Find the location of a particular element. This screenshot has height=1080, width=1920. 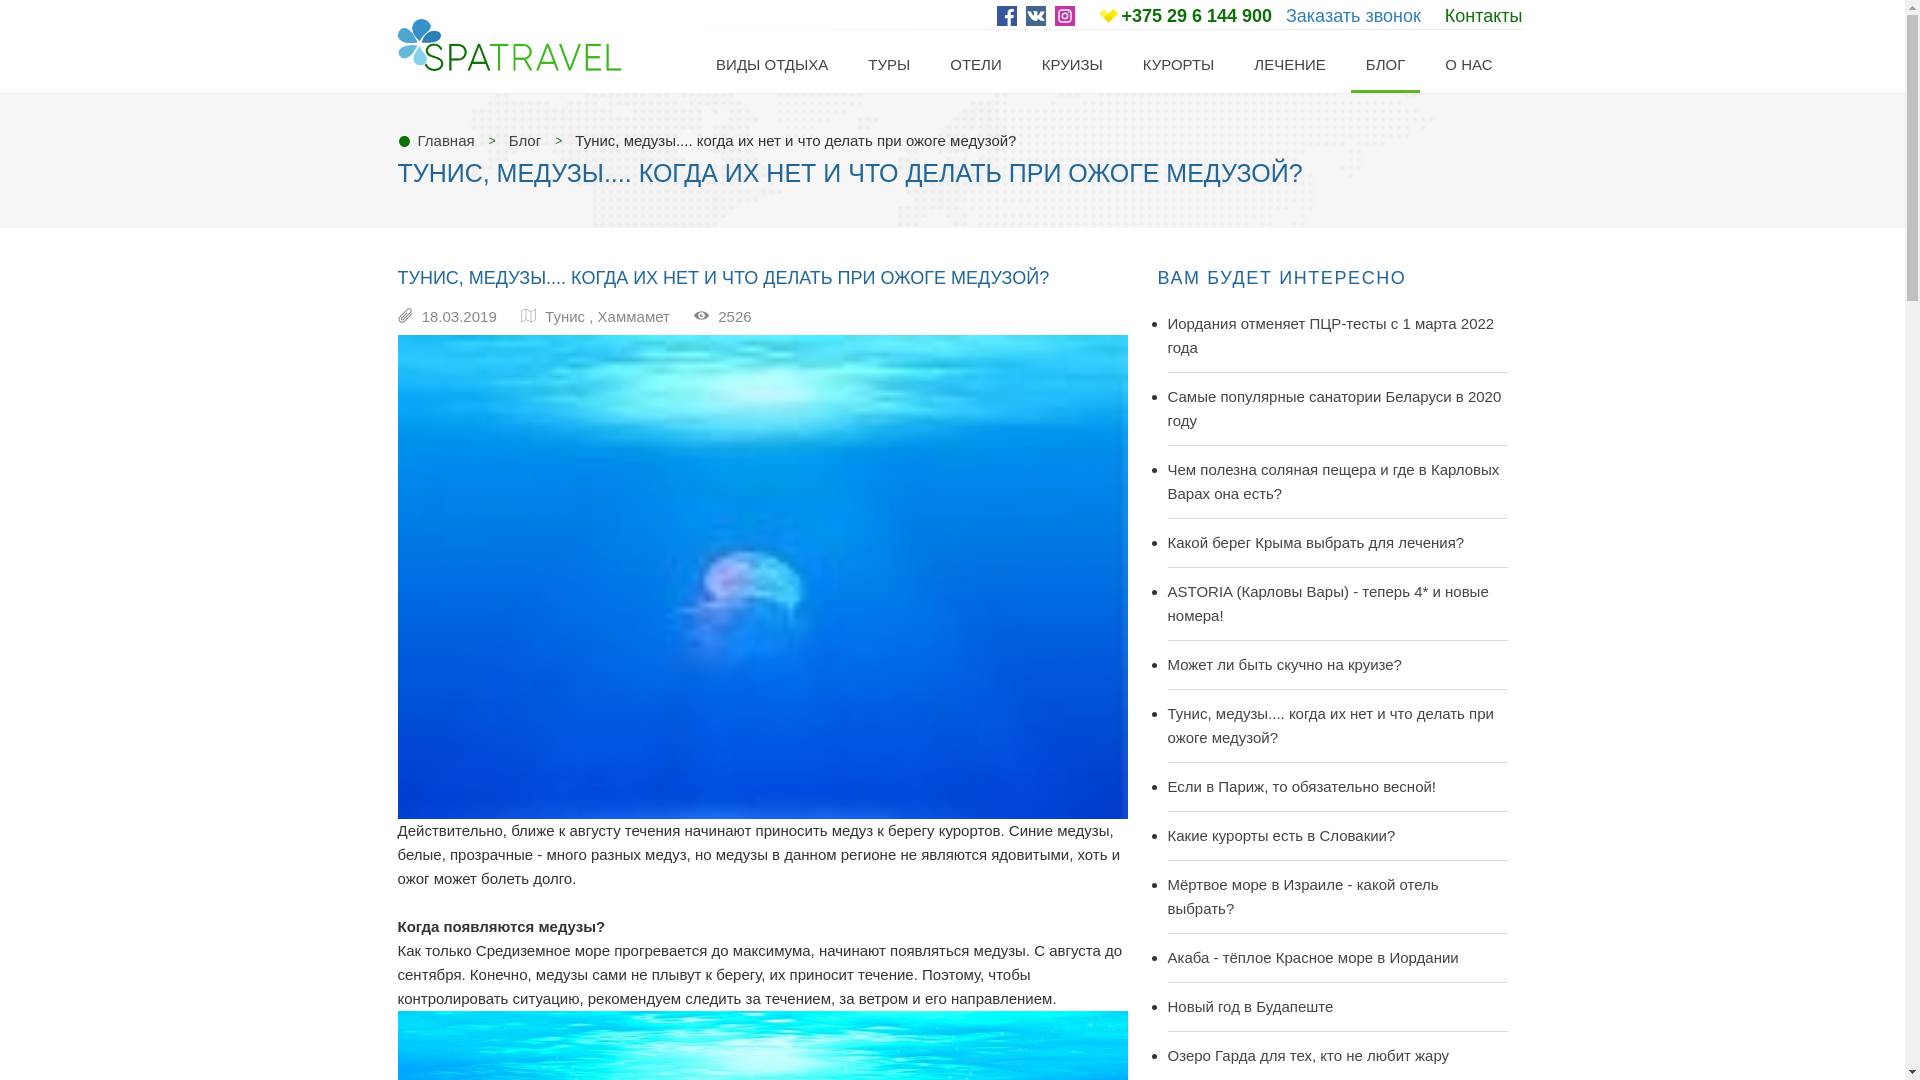

'+375 29 6 144 900' is located at coordinates (1121, 15).